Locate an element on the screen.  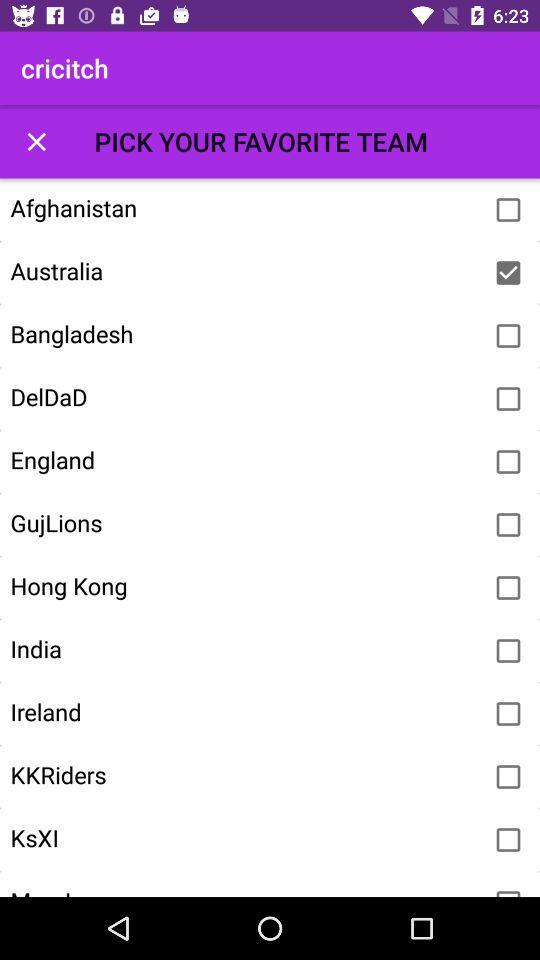
check the box is located at coordinates (508, 888).